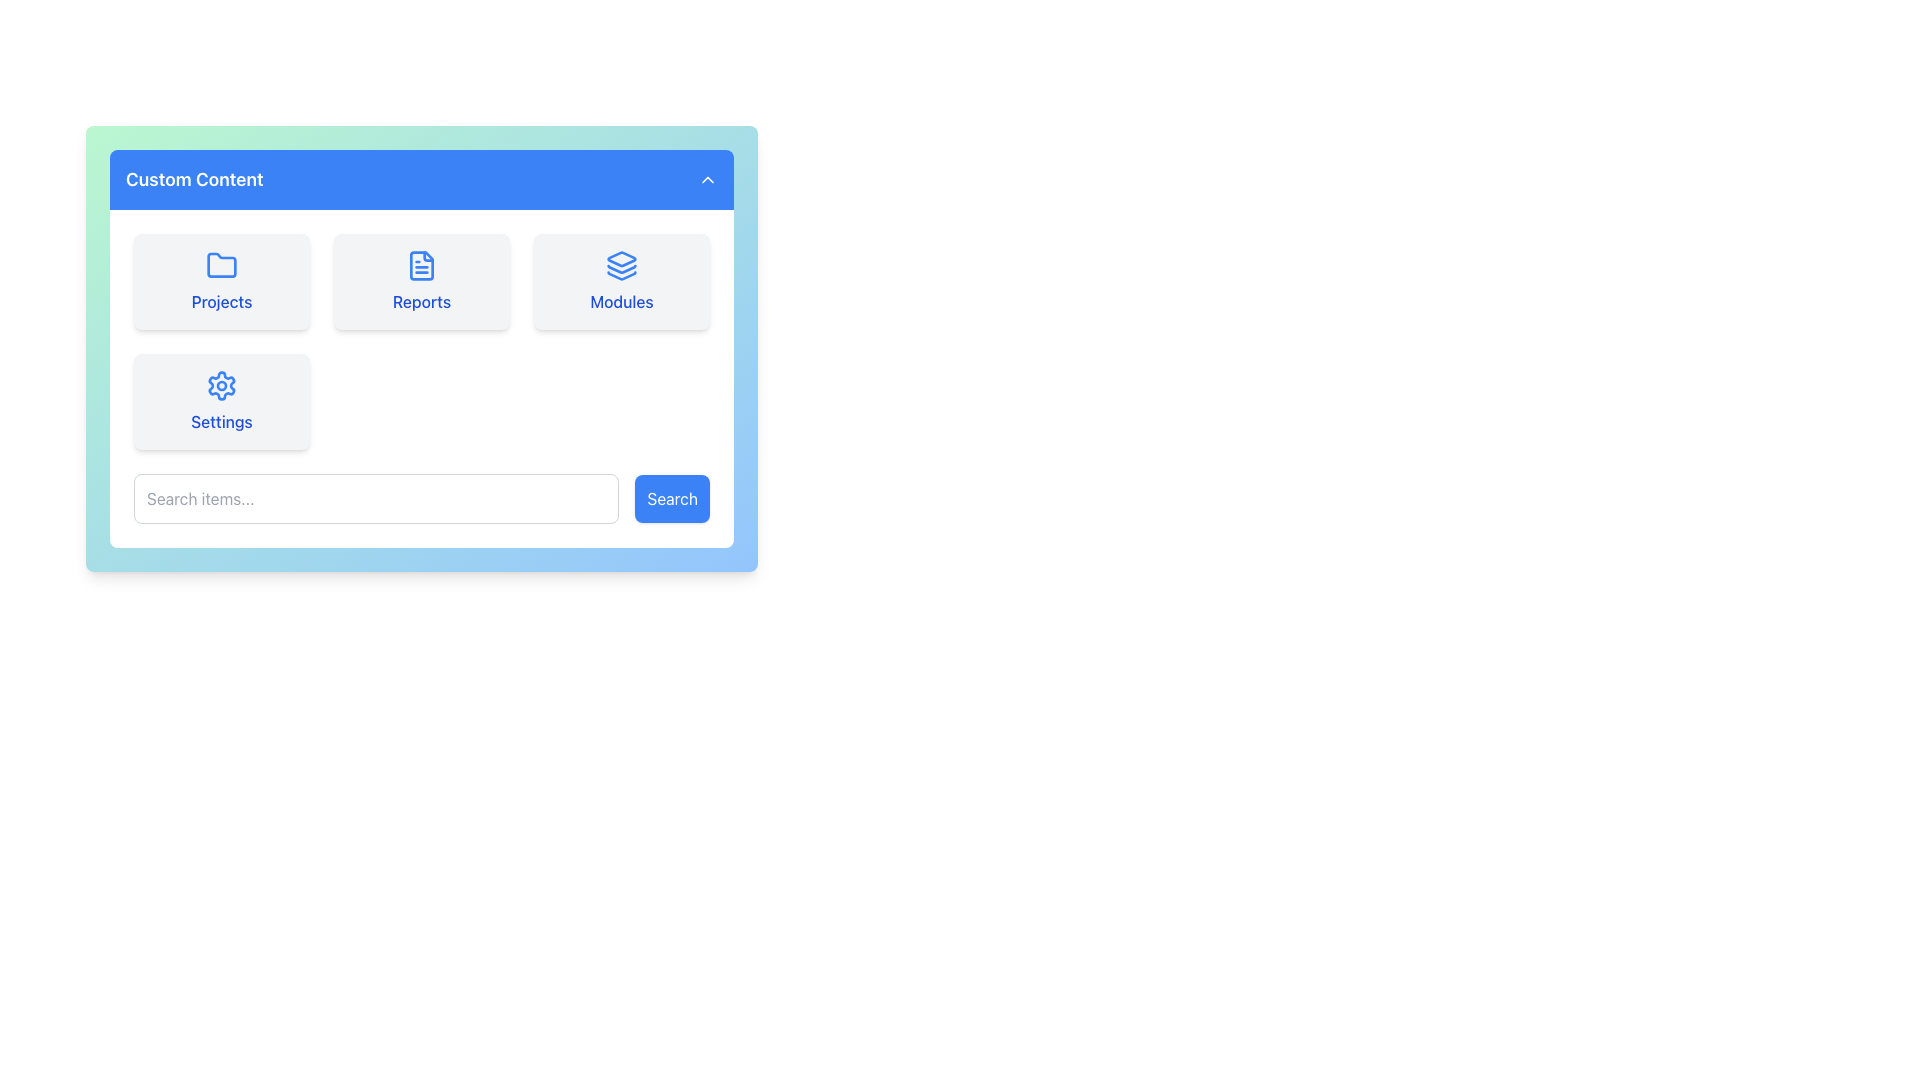 The width and height of the screenshot is (1920, 1080). Describe the element at coordinates (194, 180) in the screenshot. I see `the text label that serves as a title or heading for the section, located in the upper left portion of the horizontal header` at that location.